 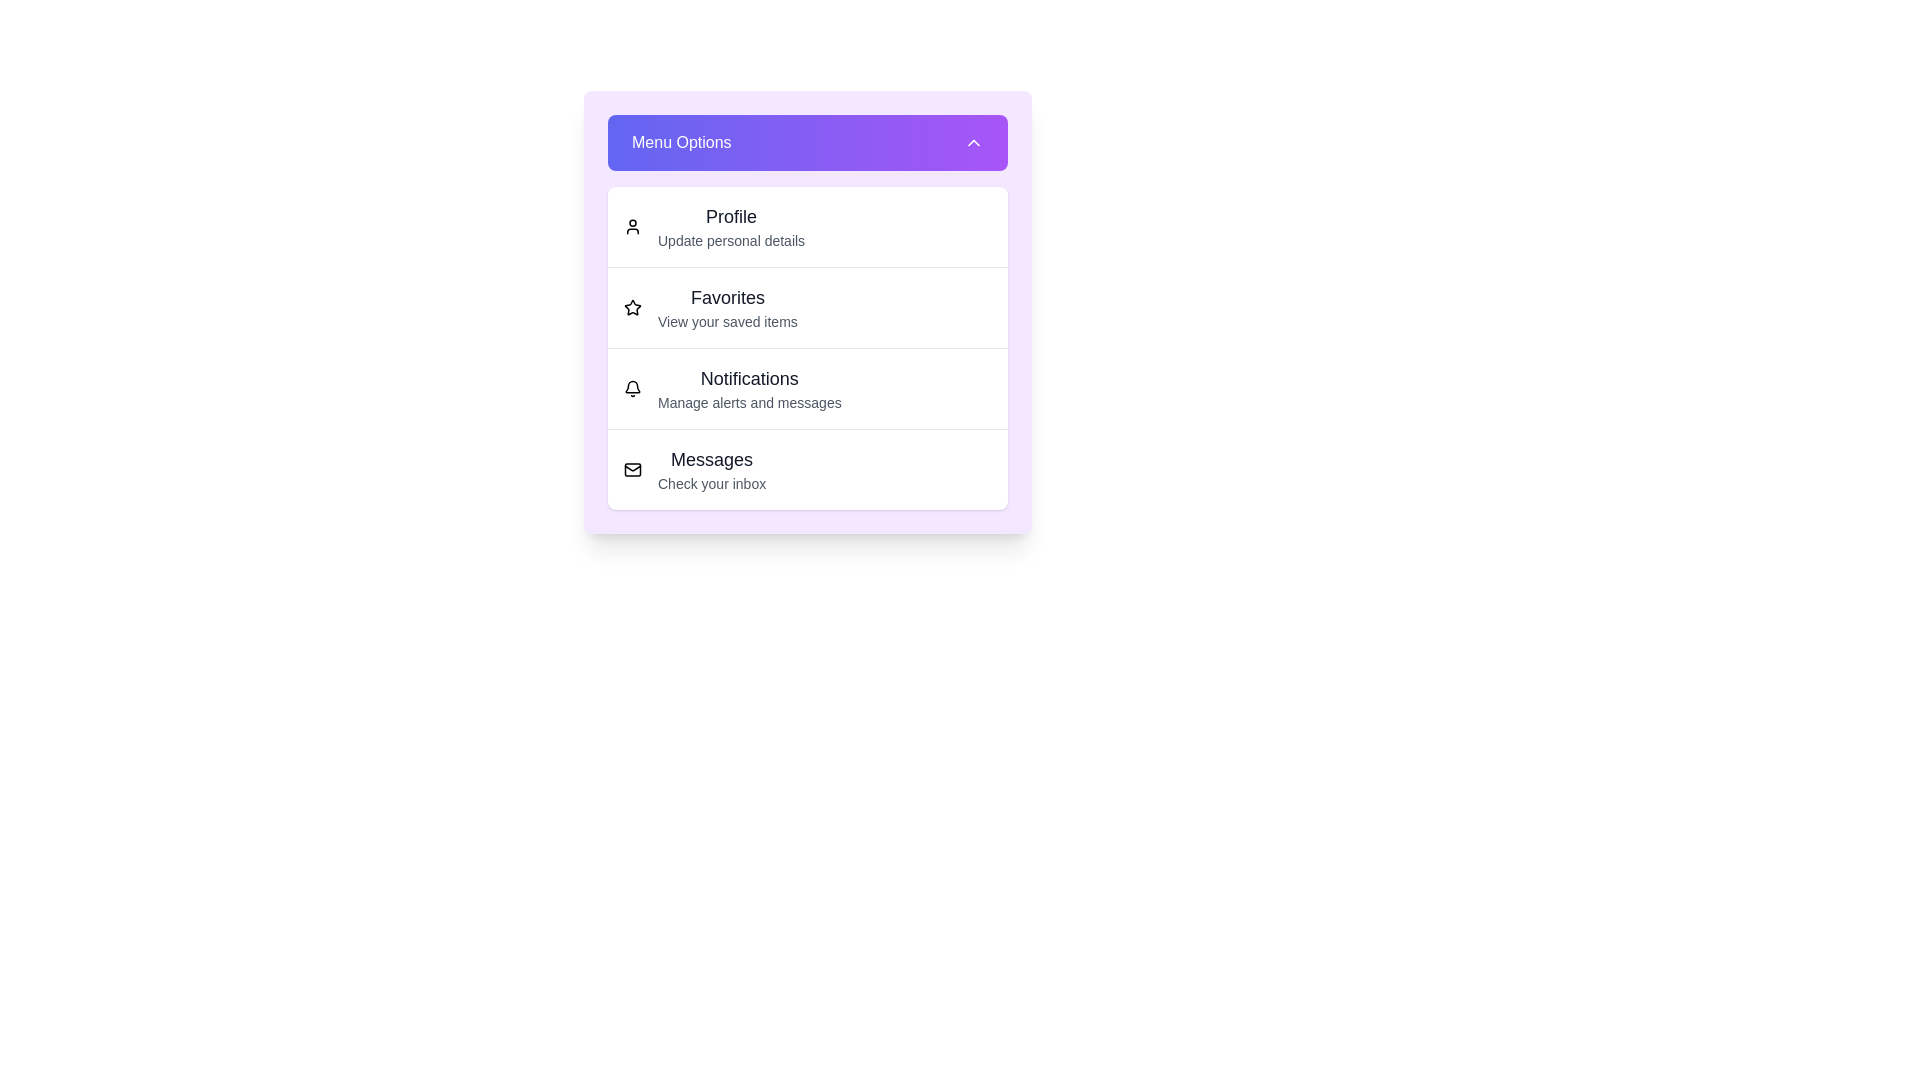 I want to click on the menu toggle button to expand or collapse the menu, so click(x=807, y=141).